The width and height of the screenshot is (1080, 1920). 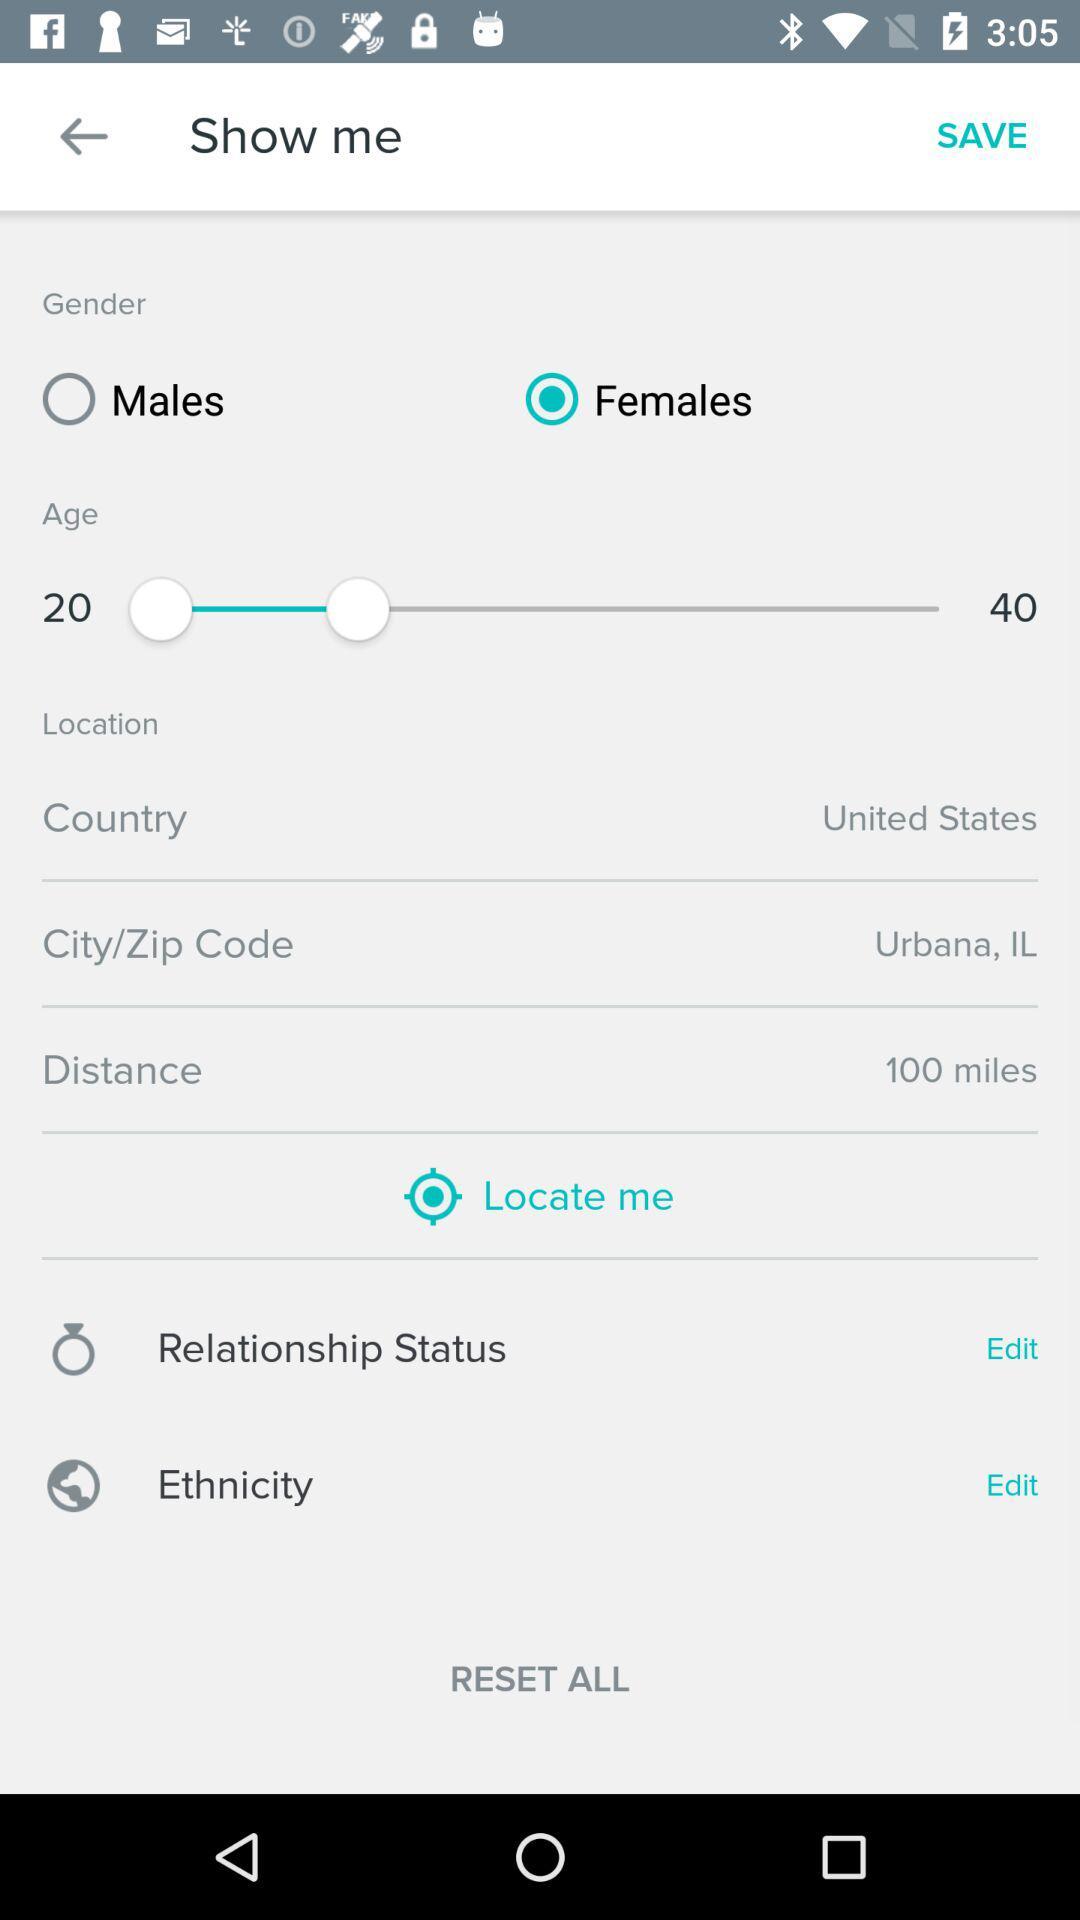 I want to click on the item below ethnicity, so click(x=540, y=1680).